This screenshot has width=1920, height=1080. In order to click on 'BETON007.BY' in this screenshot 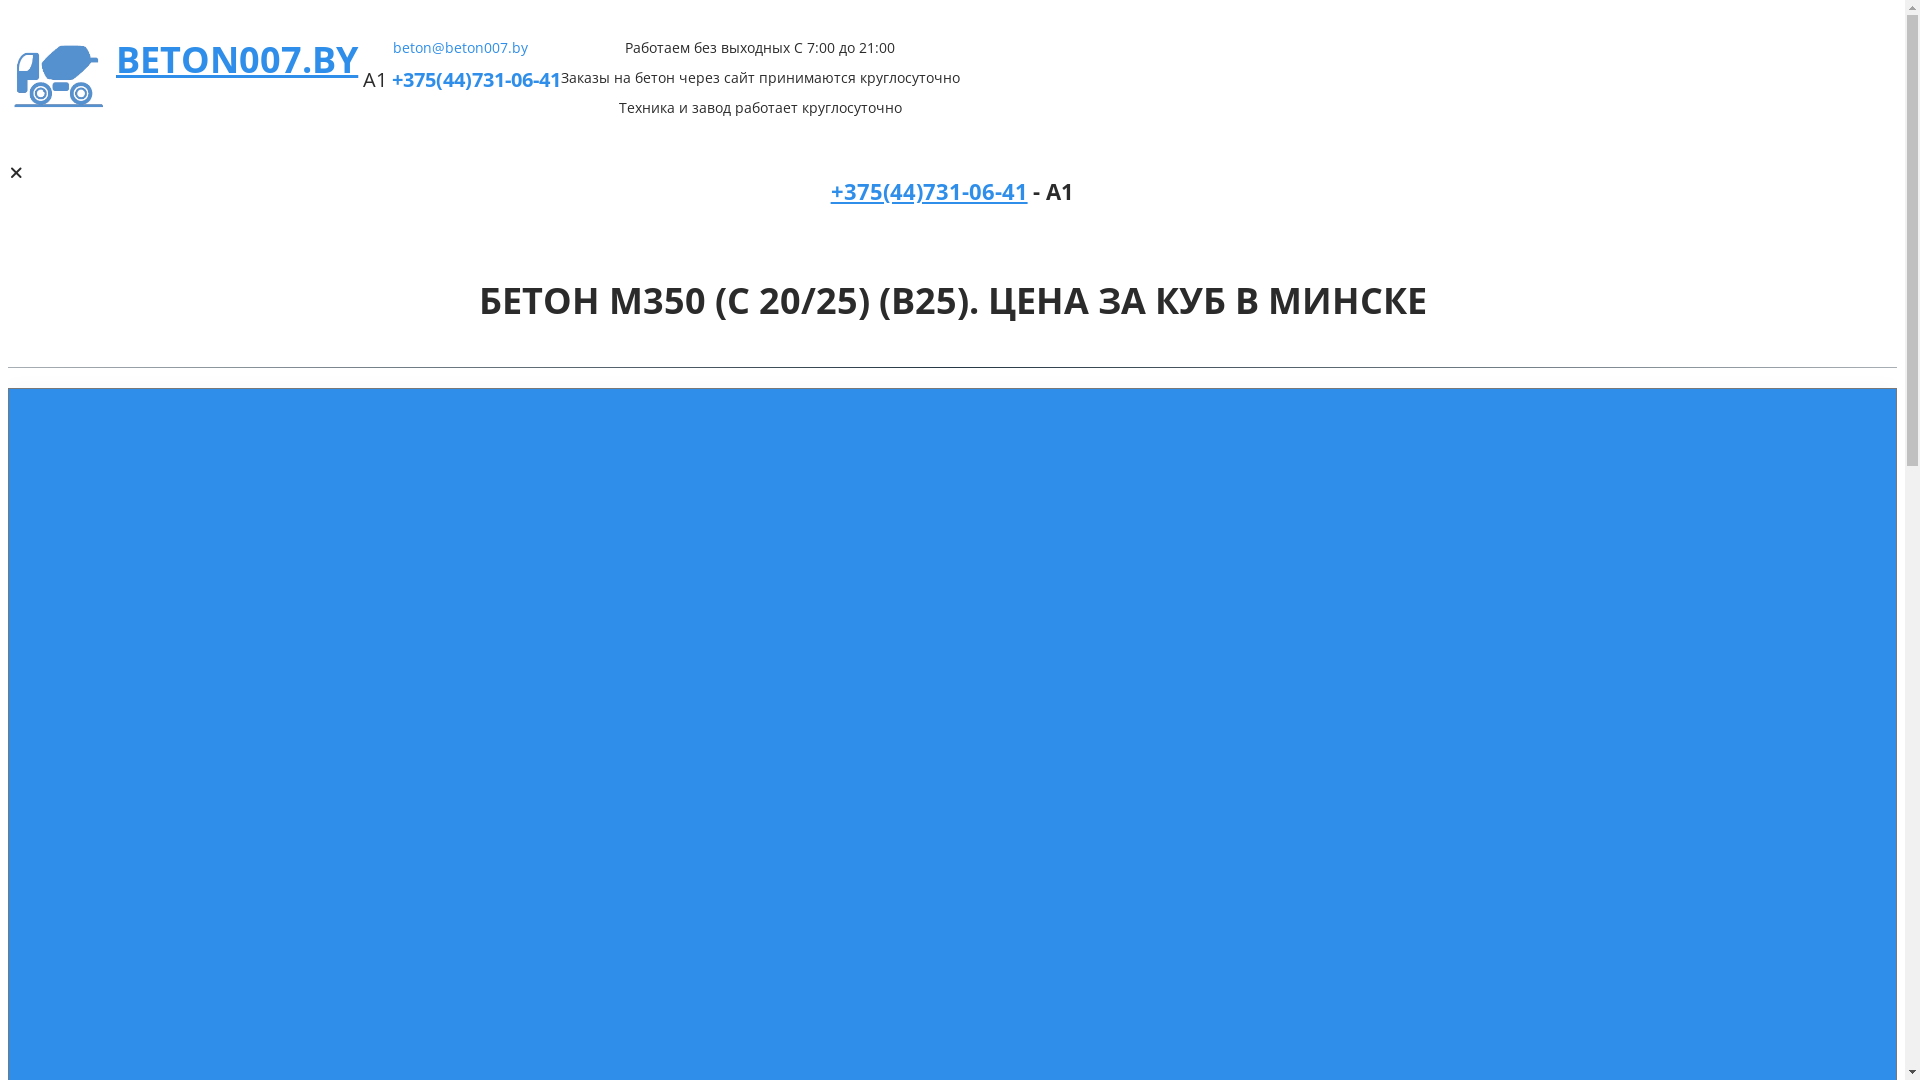, I will do `click(236, 58)`.